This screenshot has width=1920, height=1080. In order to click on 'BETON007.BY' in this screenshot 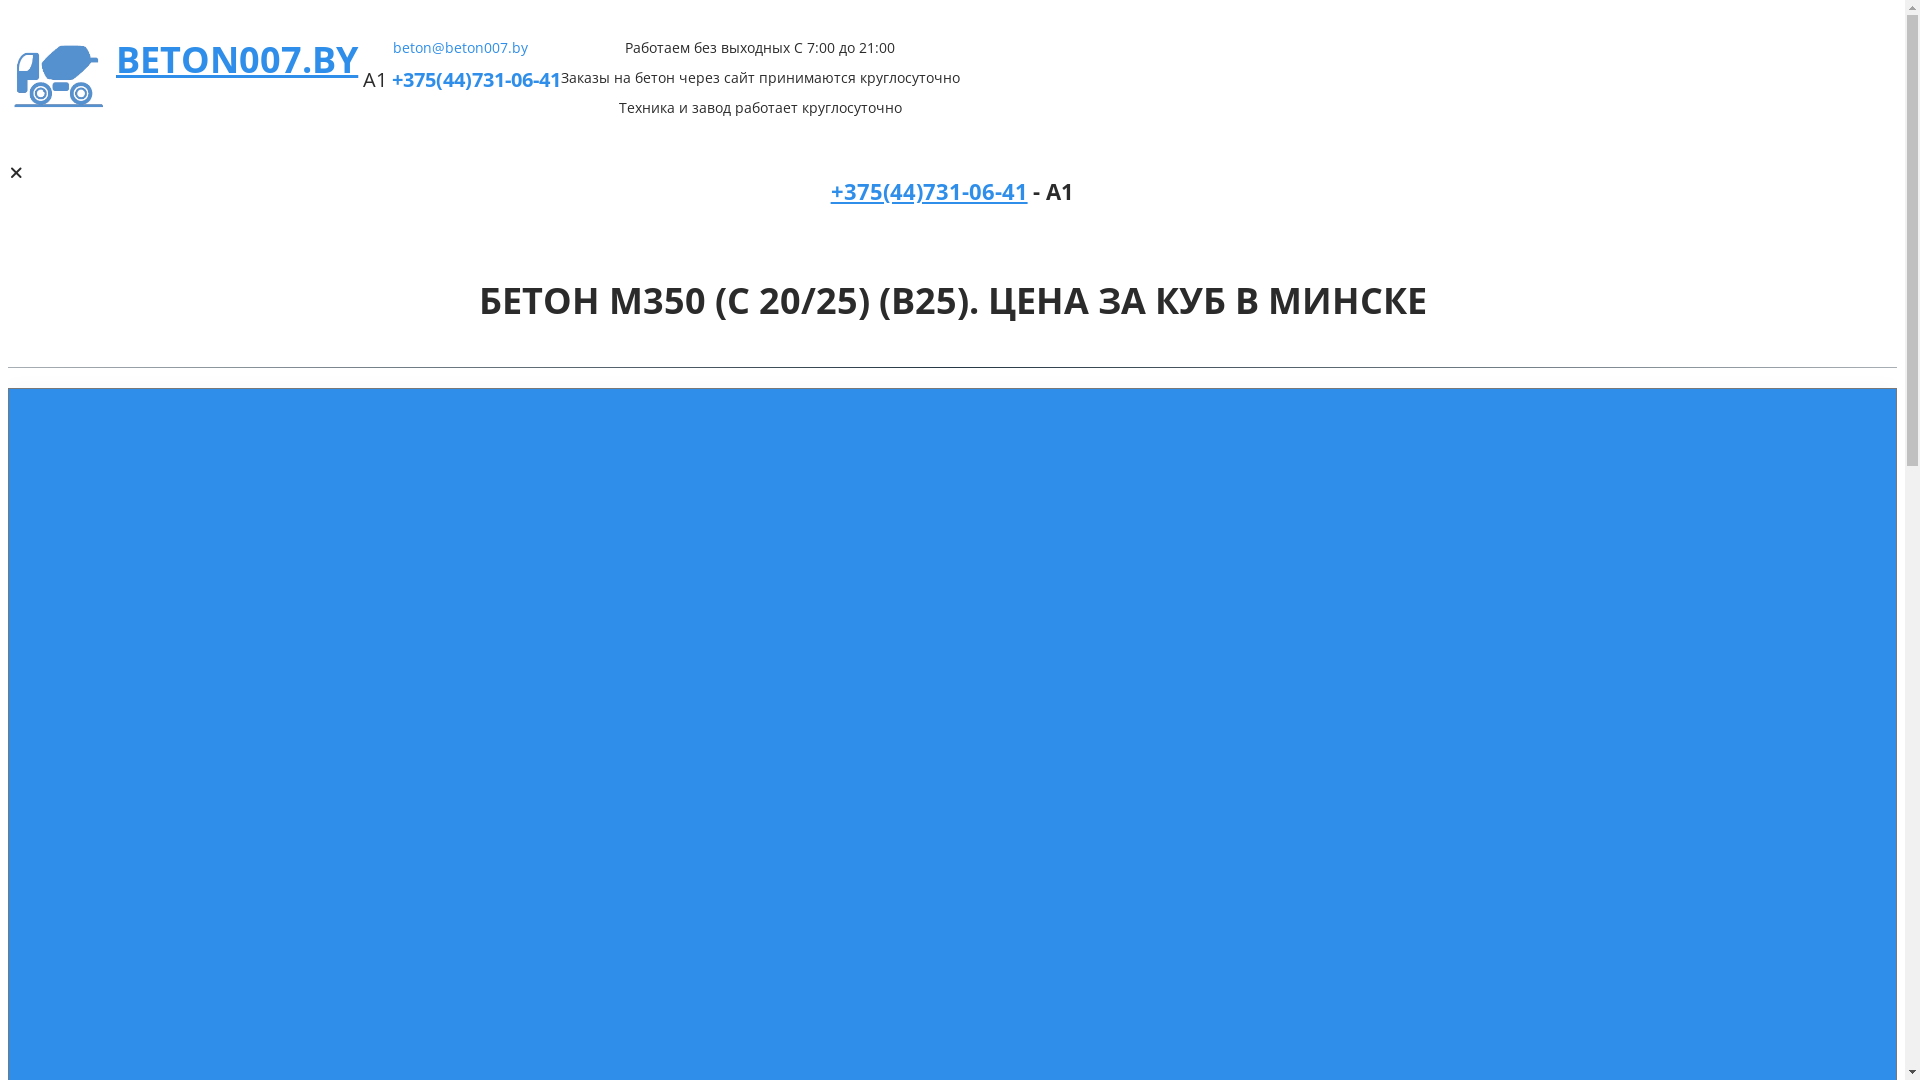, I will do `click(236, 58)`.